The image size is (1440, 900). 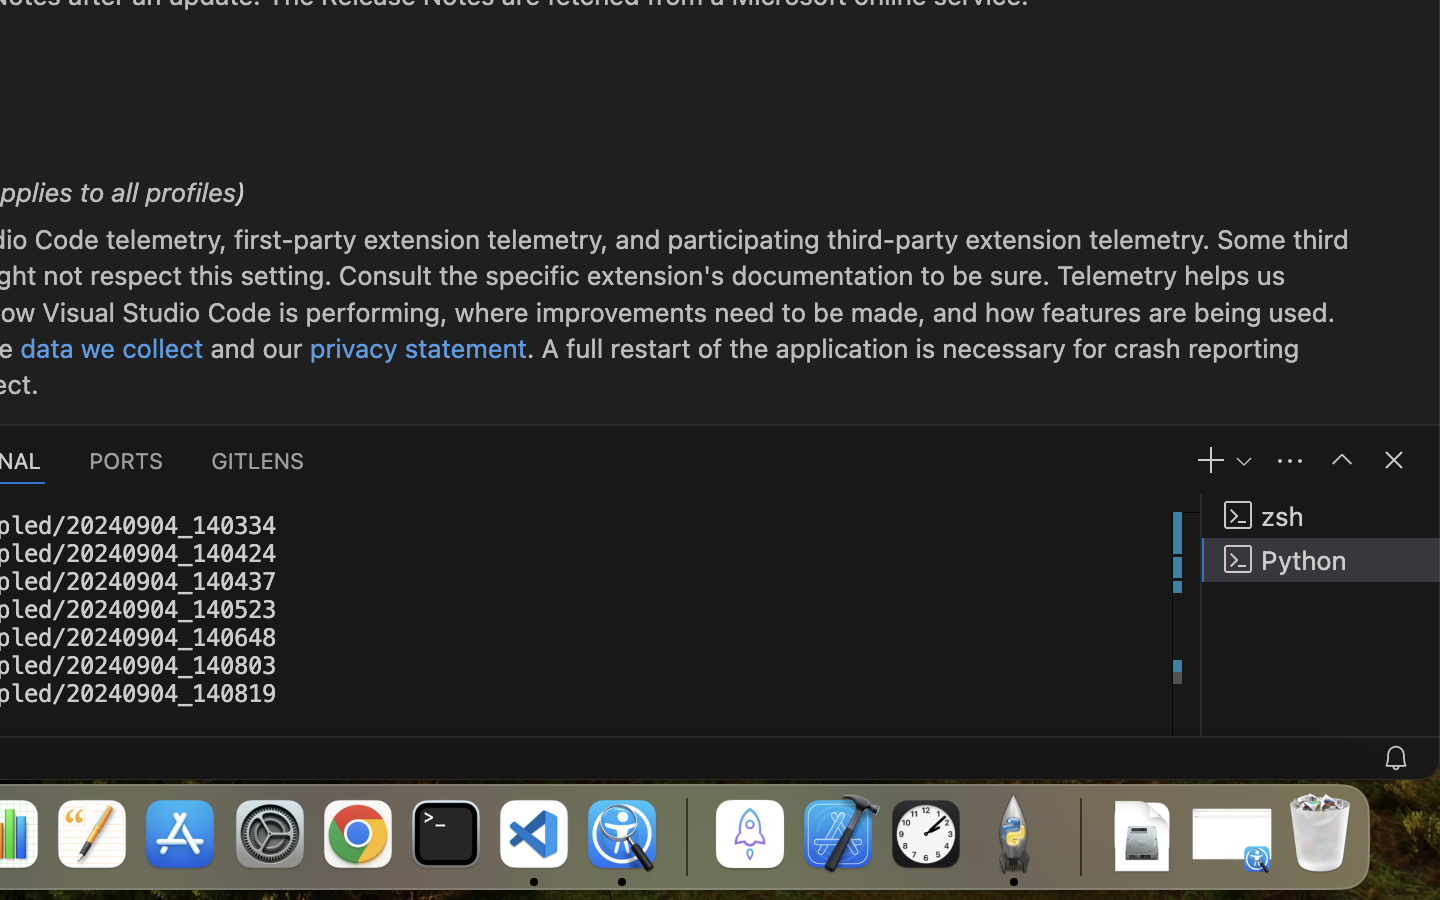 What do you see at coordinates (256, 348) in the screenshot?
I see `'and our'` at bounding box center [256, 348].